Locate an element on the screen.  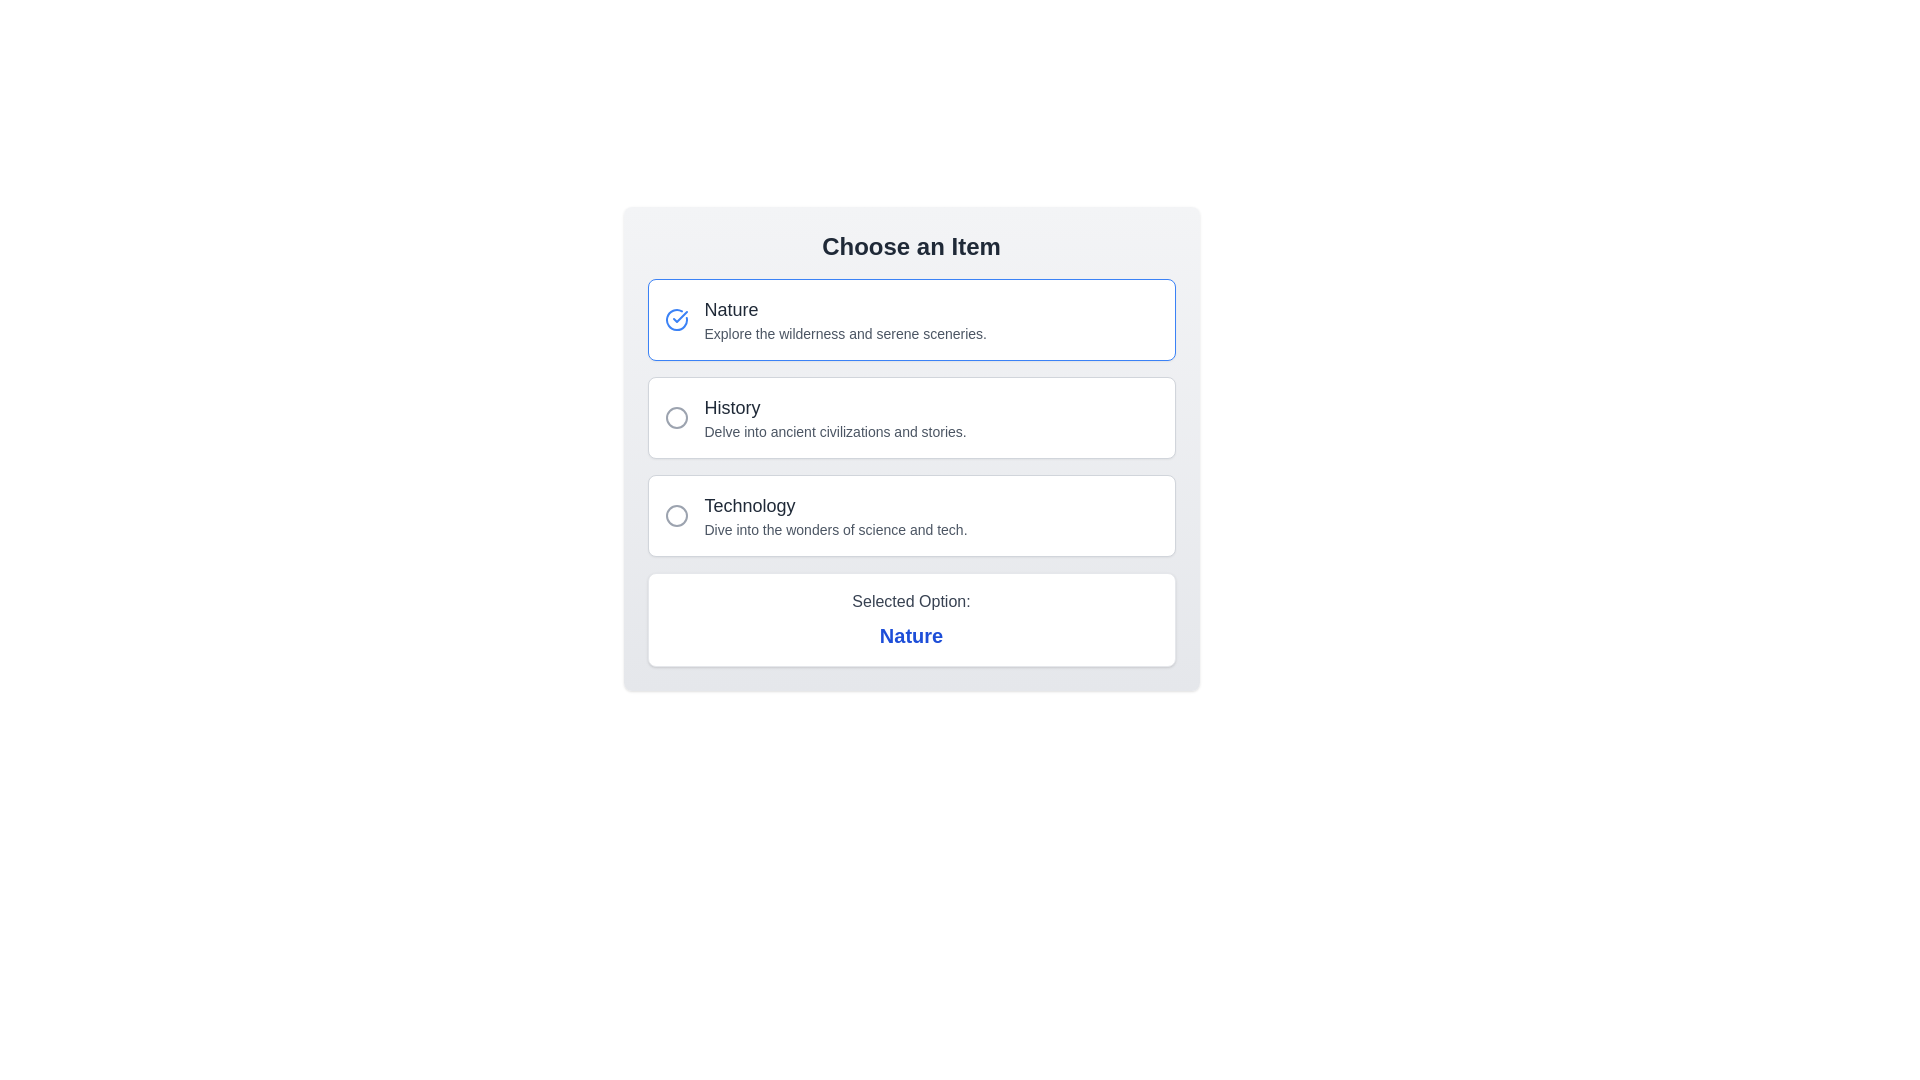
the circular radio button icon adjacent to the 'Technology' text for accessibility navigation is located at coordinates (676, 515).